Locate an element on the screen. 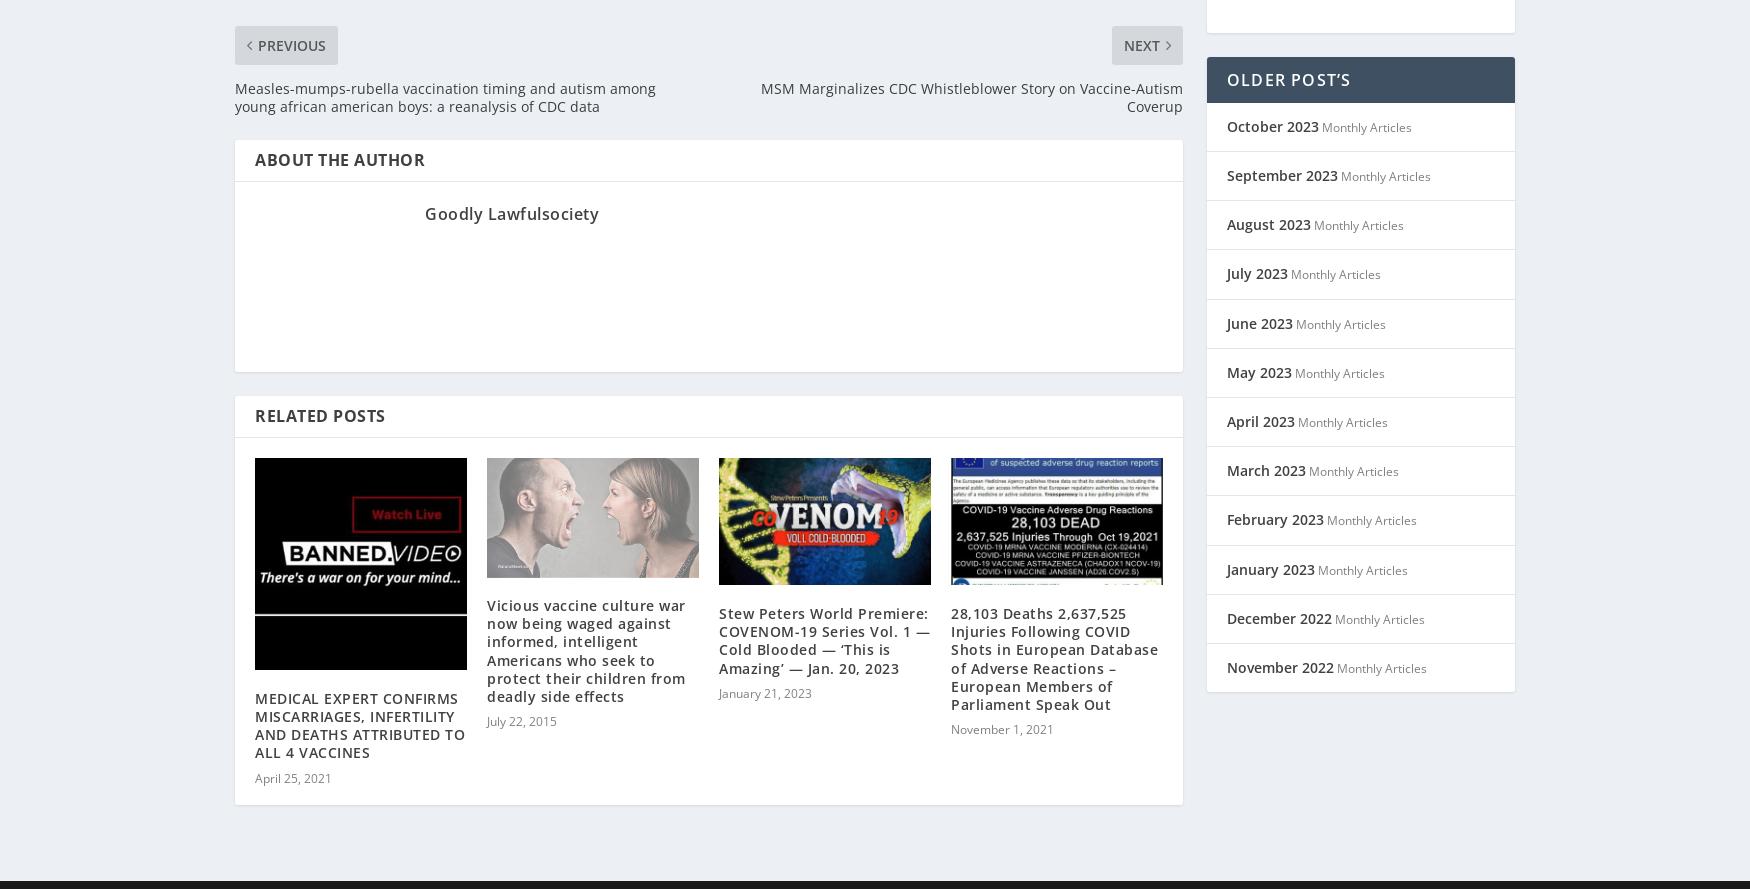 This screenshot has width=1750, height=889. 'About The Author' is located at coordinates (340, 133).